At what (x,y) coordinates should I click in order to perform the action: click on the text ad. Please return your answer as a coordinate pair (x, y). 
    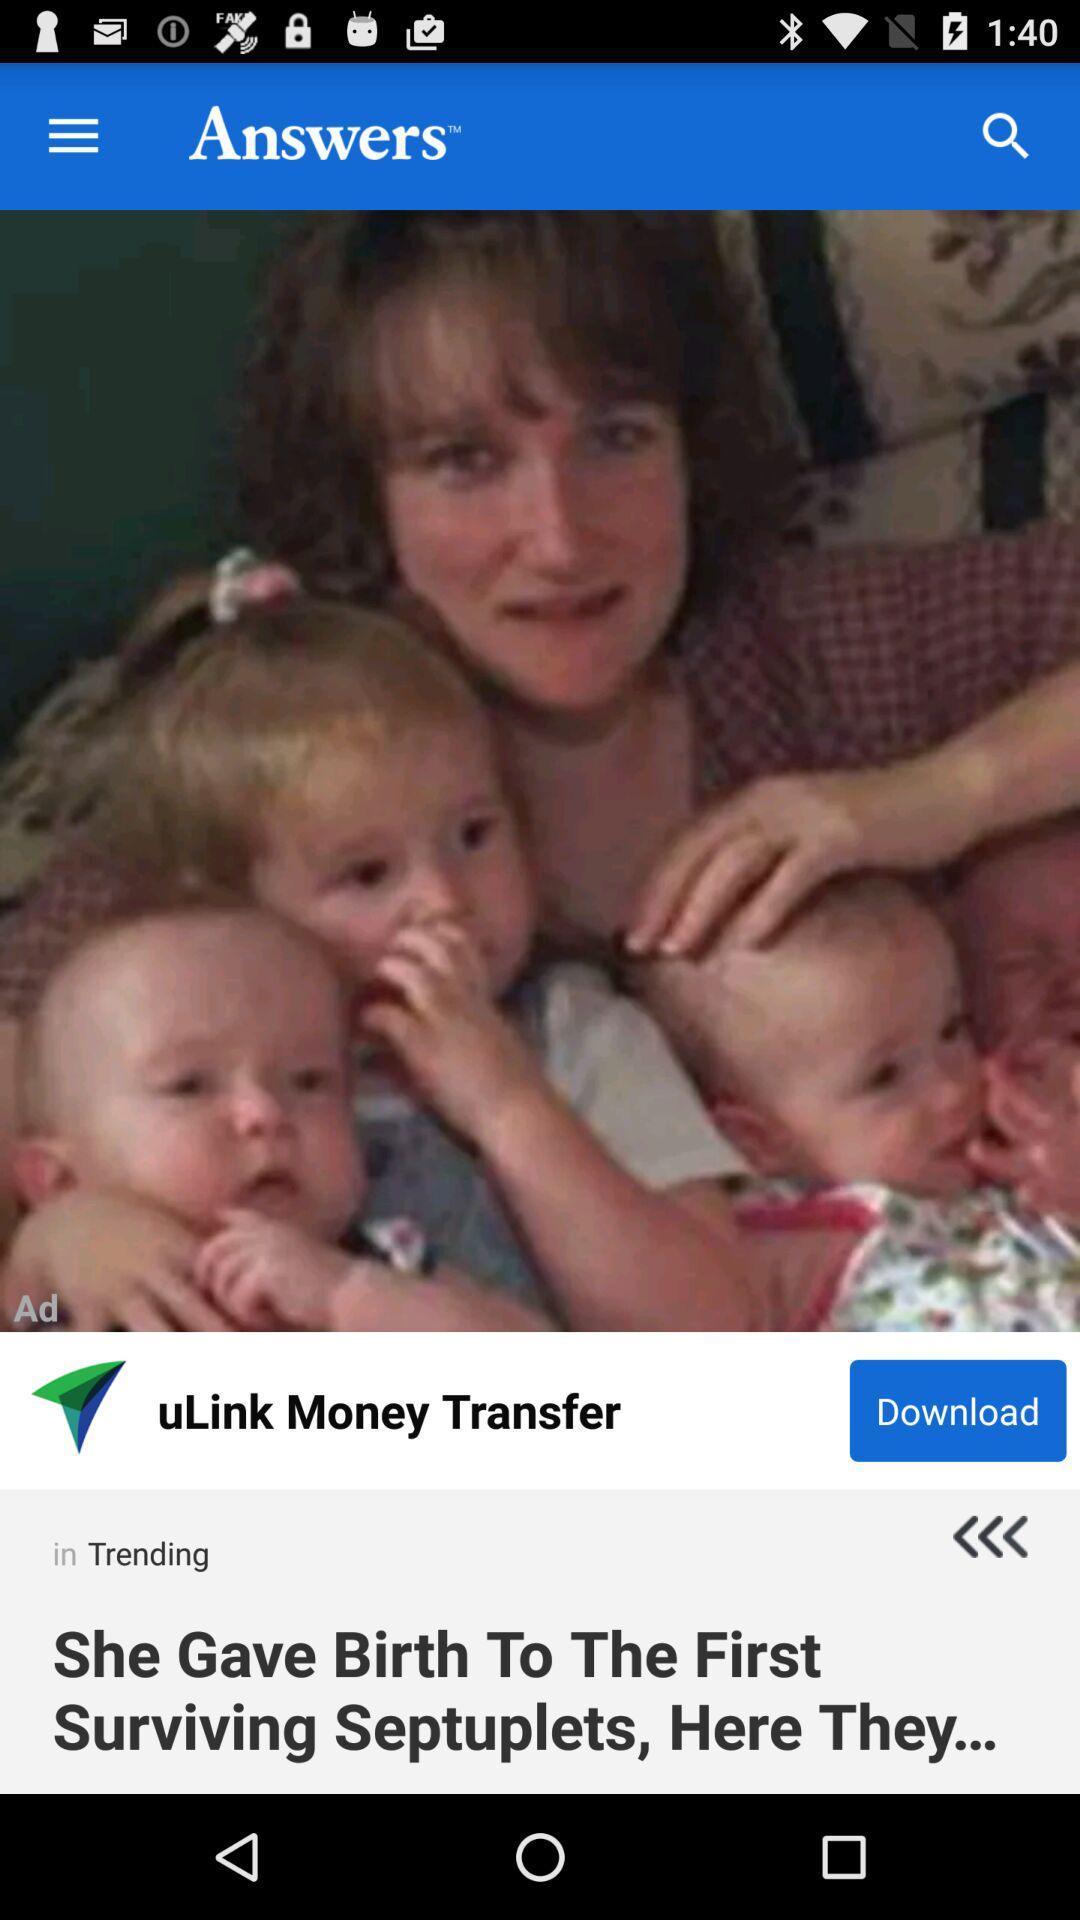
    Looking at the image, I should click on (36, 1307).